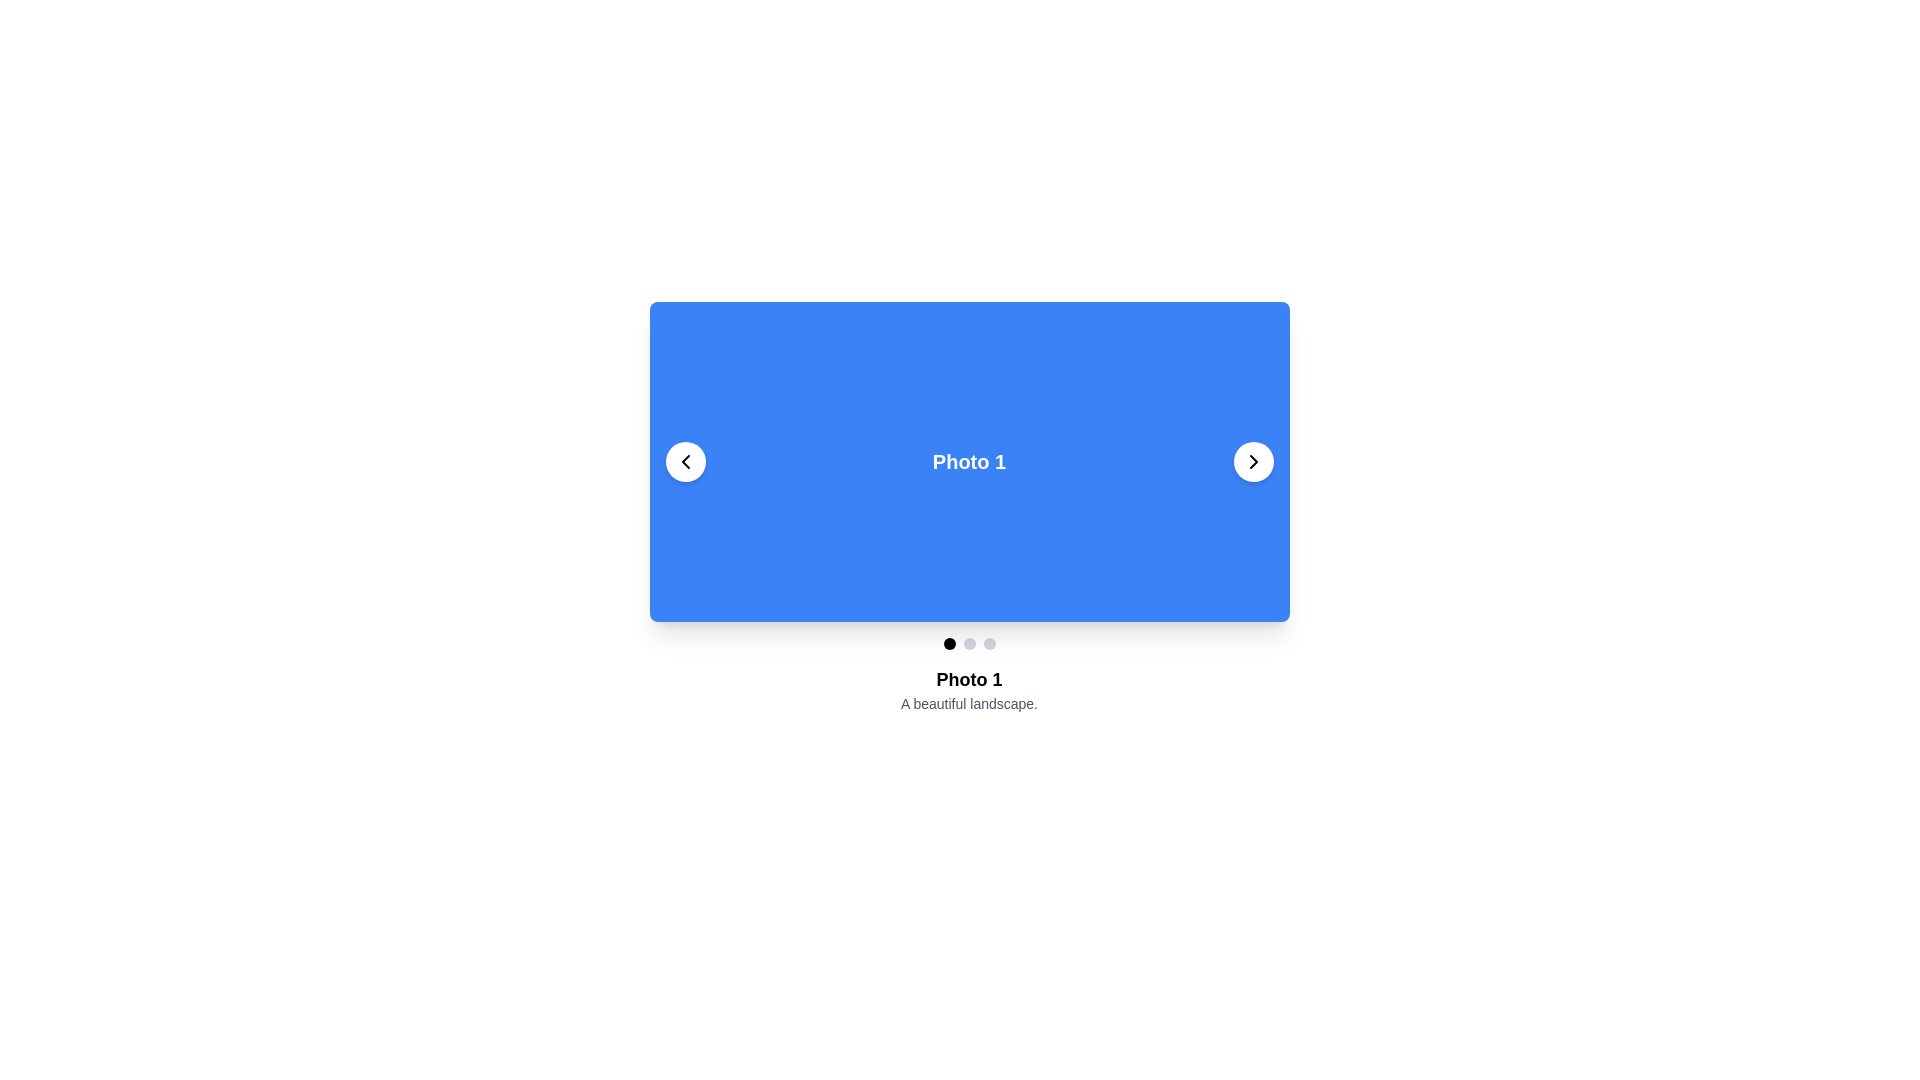 The height and width of the screenshot is (1080, 1920). I want to click on the second circular pagination indicator, which is light gray and located below the blue content display area, so click(969, 644).